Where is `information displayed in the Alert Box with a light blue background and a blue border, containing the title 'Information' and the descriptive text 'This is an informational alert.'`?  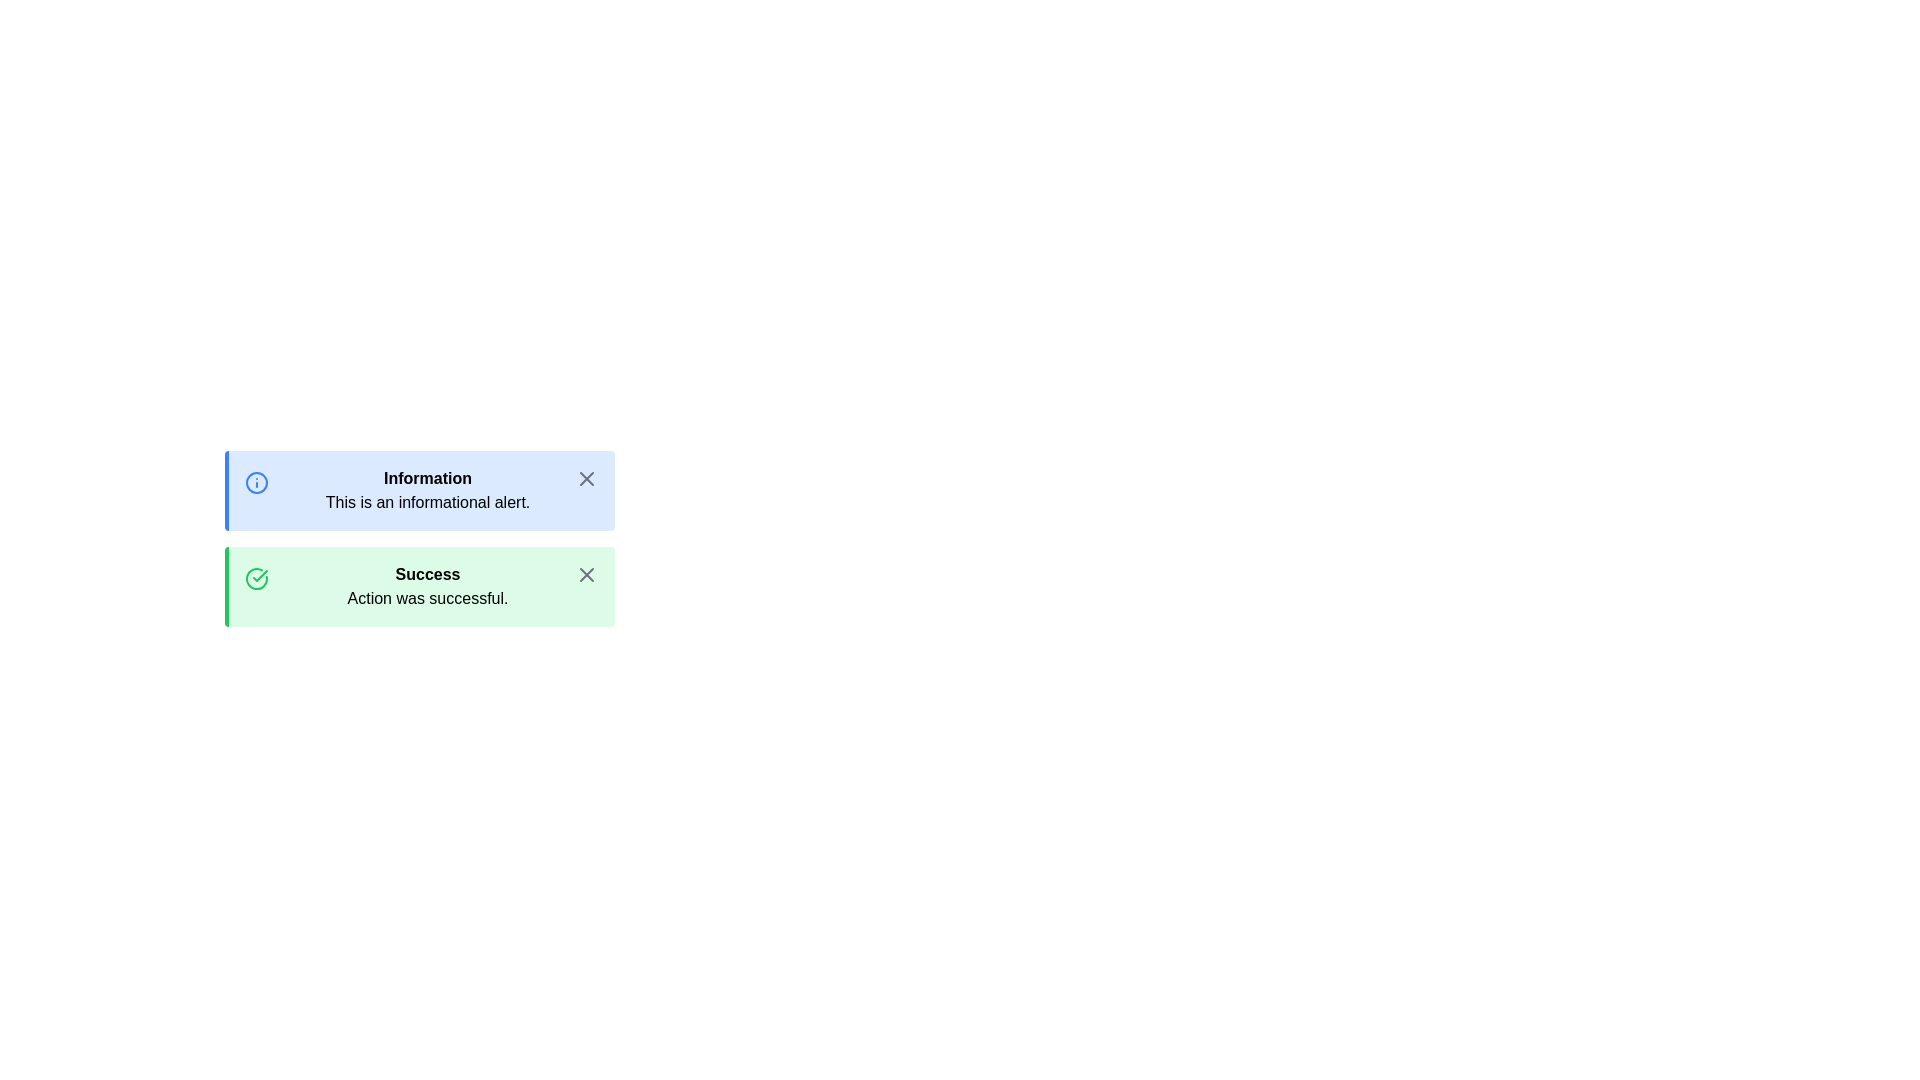
information displayed in the Alert Box with a light blue background and a blue border, containing the title 'Information' and the descriptive text 'This is an informational alert.' is located at coordinates (419, 490).